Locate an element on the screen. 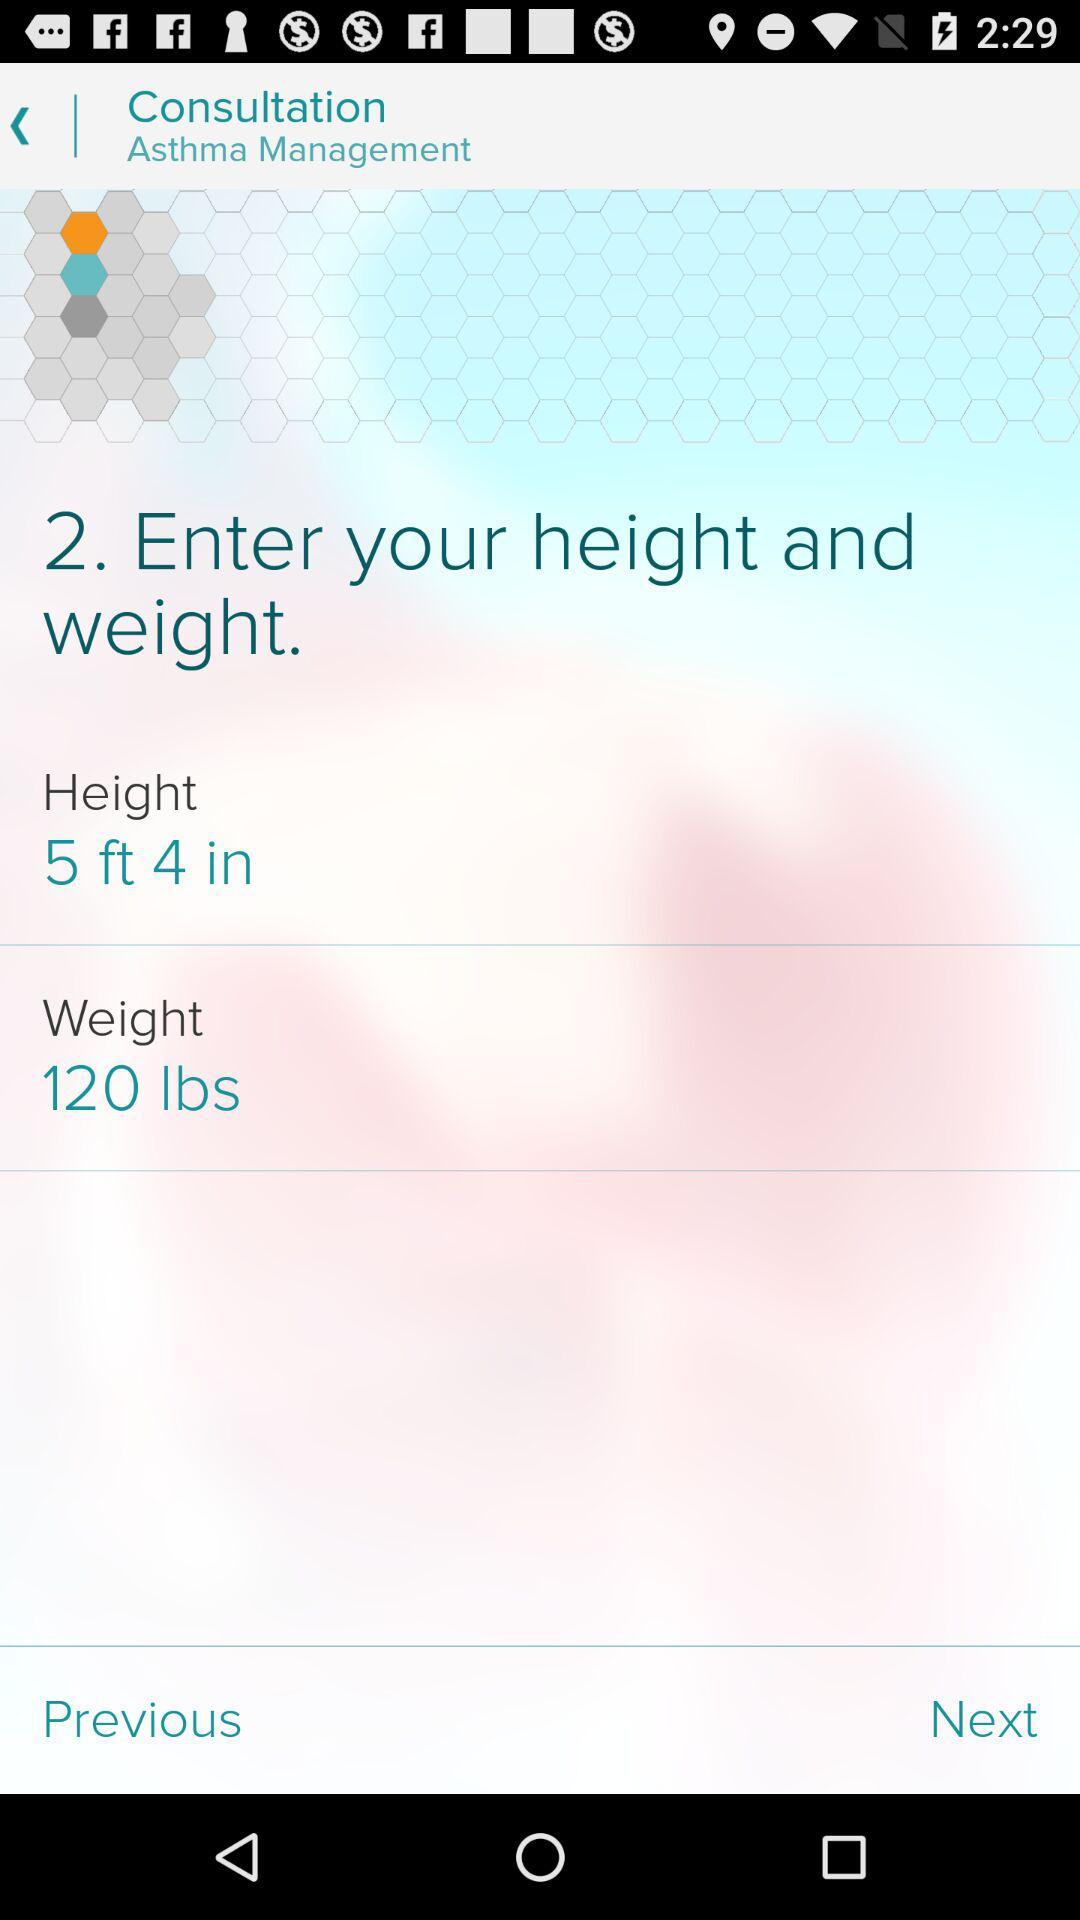 Image resolution: width=1080 pixels, height=1920 pixels. icon next to the next item is located at coordinates (270, 1719).